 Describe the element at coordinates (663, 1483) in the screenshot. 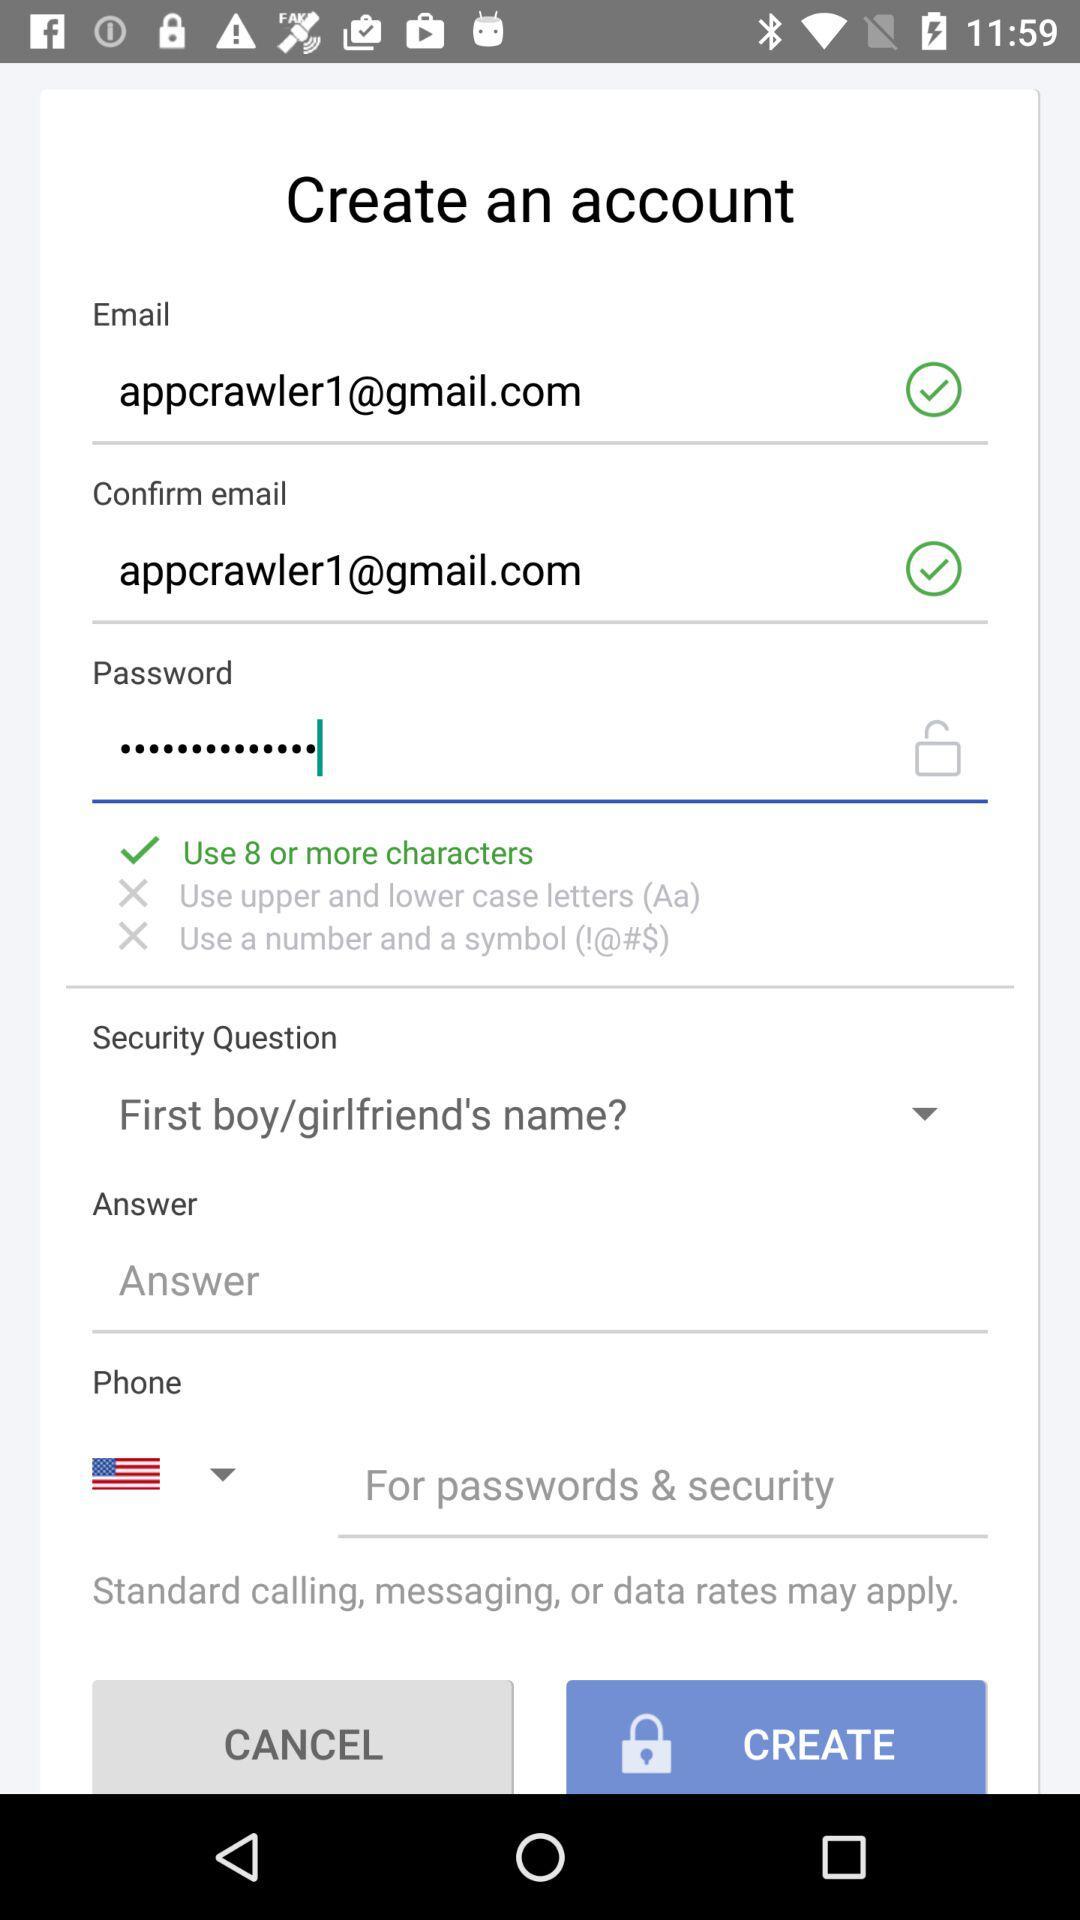

I see `your phone number` at that location.